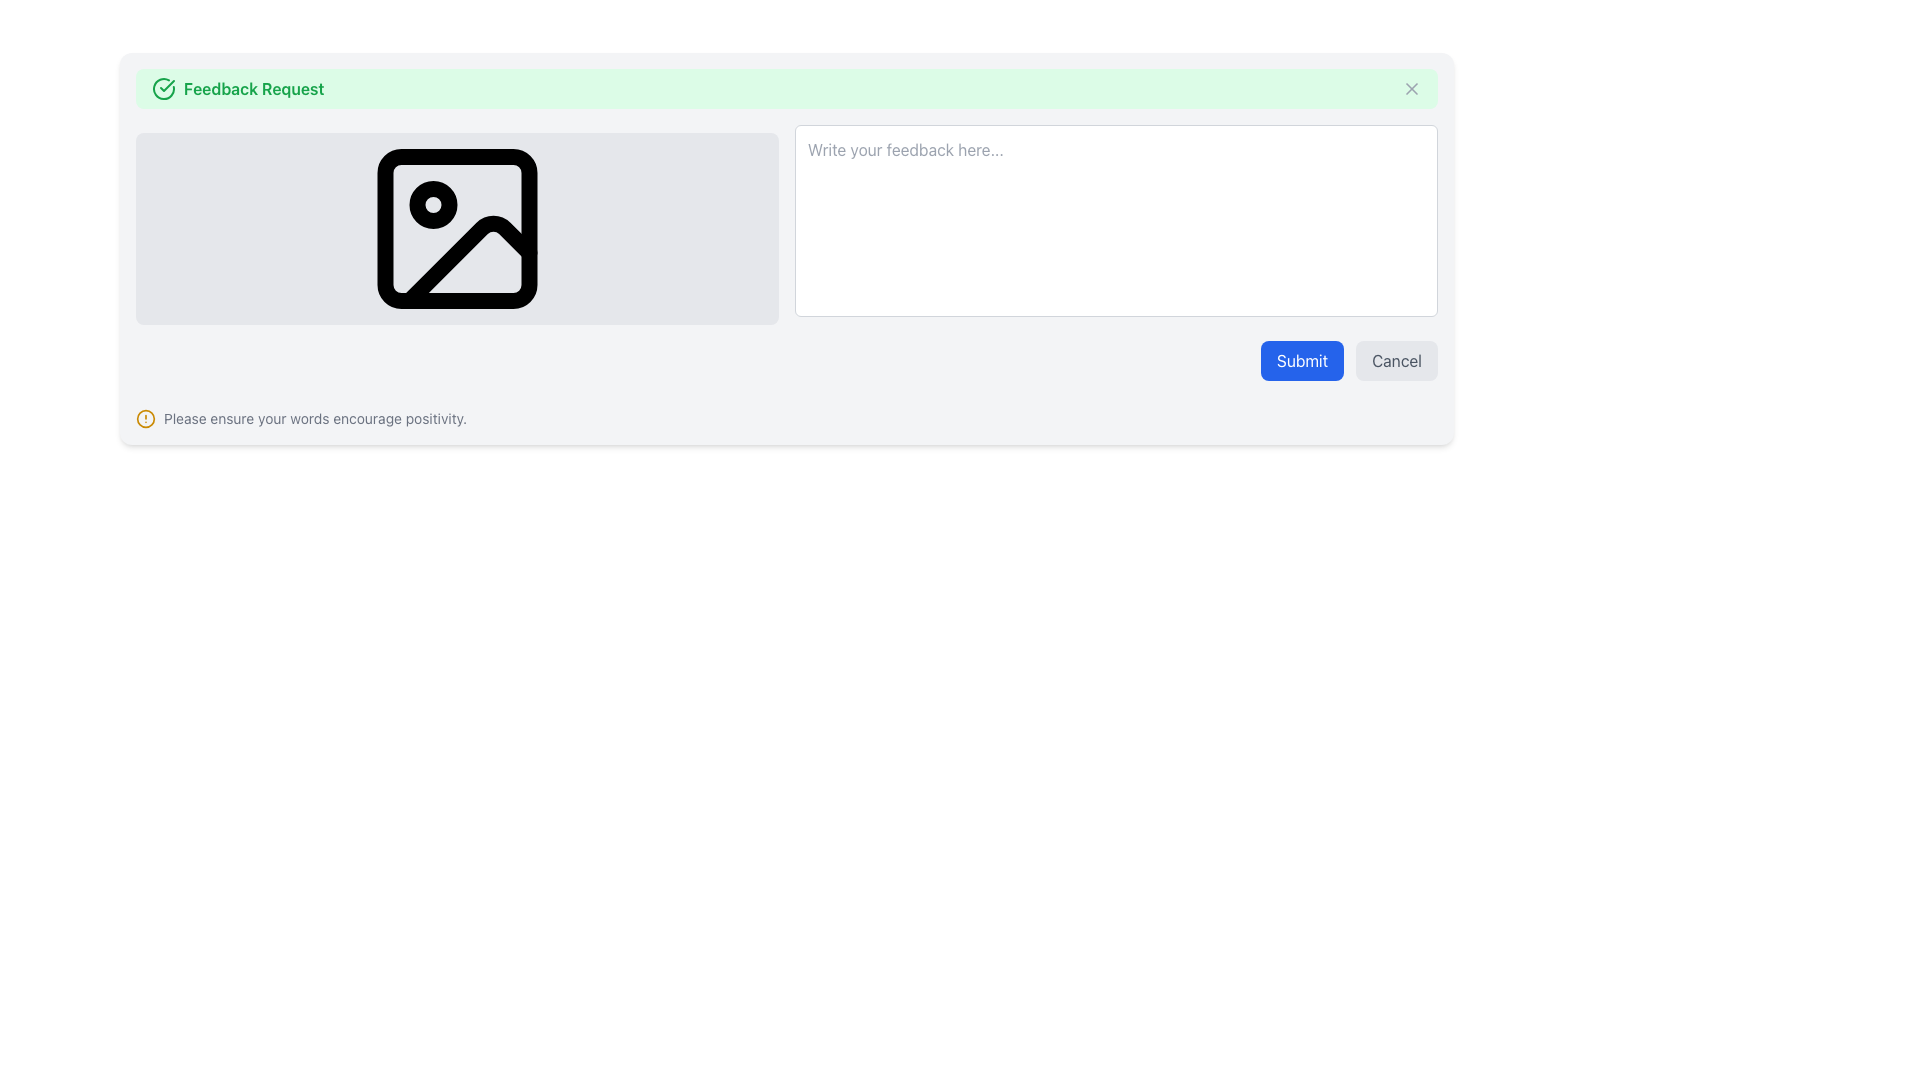  What do you see at coordinates (144, 418) in the screenshot?
I see `the warning alert icon represented by a small circle with a radius of 10 units, located at the bottom-left of the feedback interface` at bounding box center [144, 418].